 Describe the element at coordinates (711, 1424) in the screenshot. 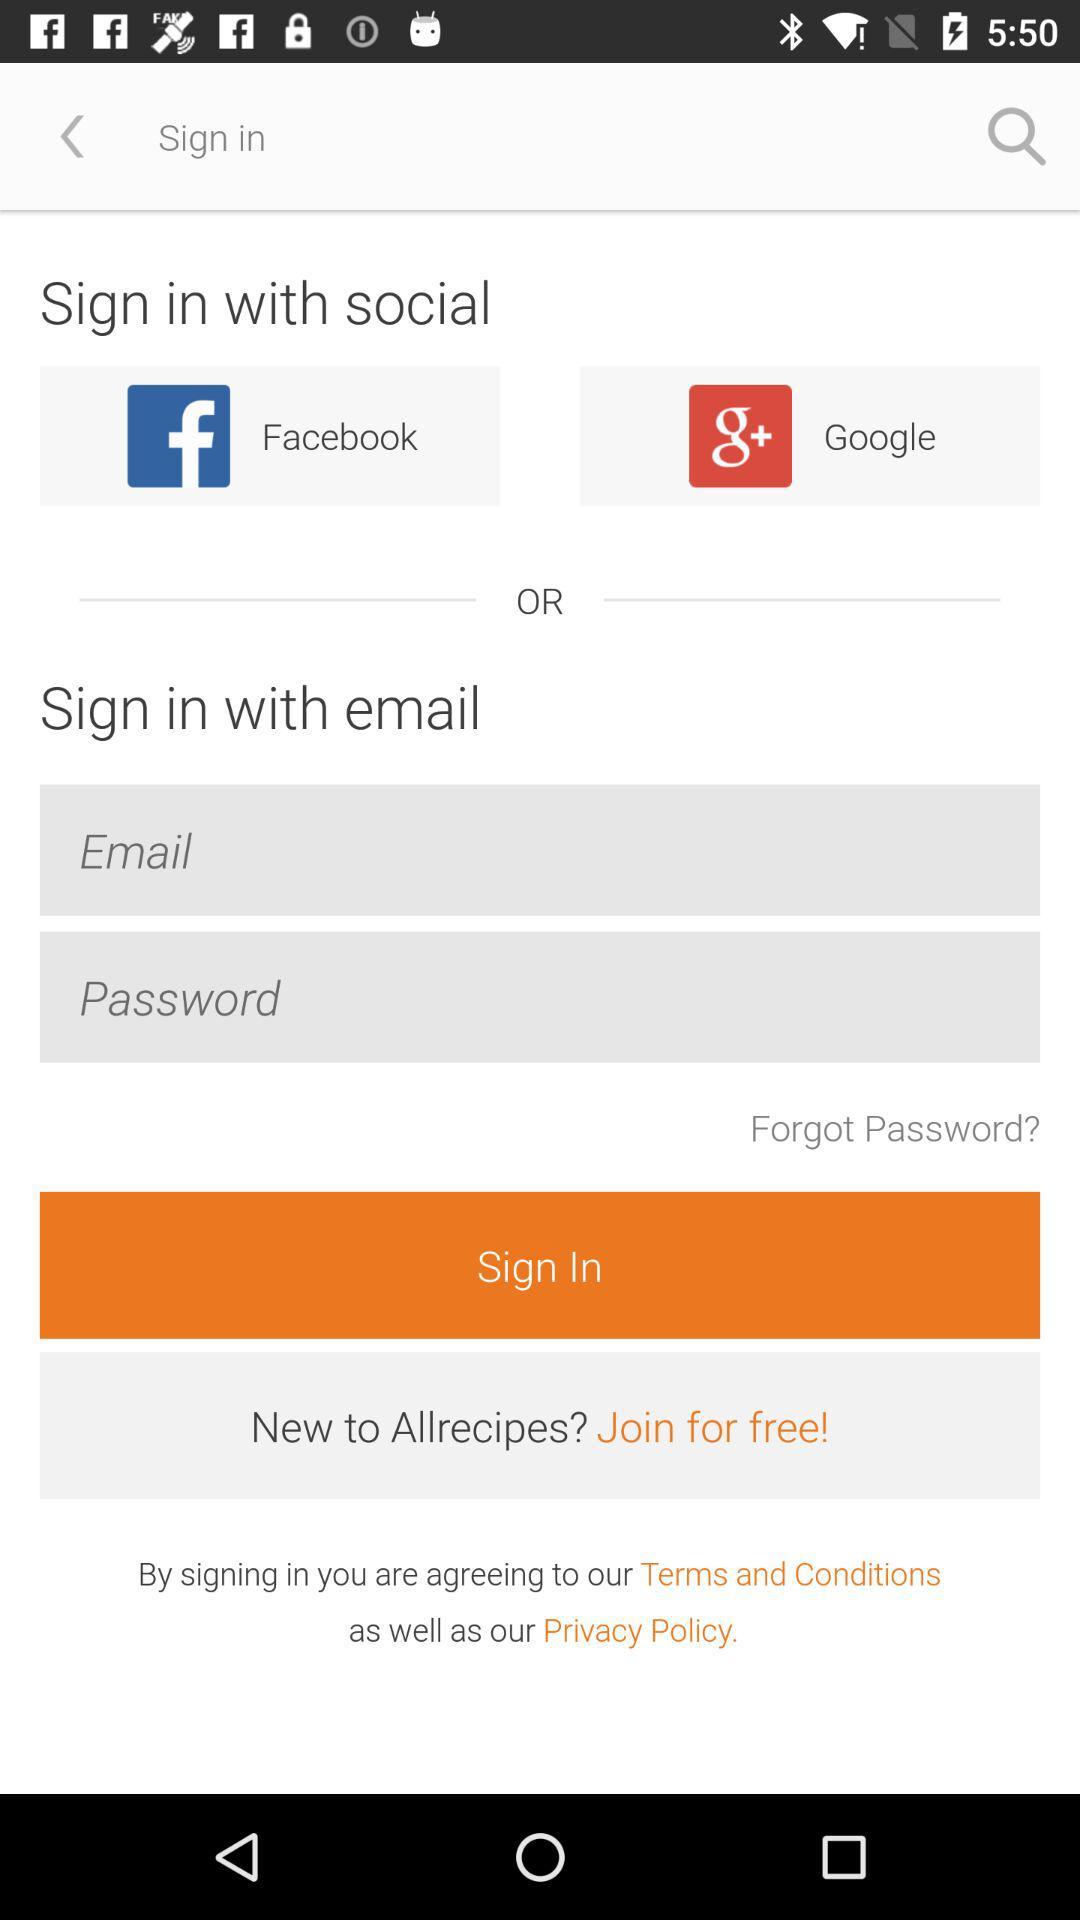

I see `the icon to the right of new to allrecipes? item` at that location.